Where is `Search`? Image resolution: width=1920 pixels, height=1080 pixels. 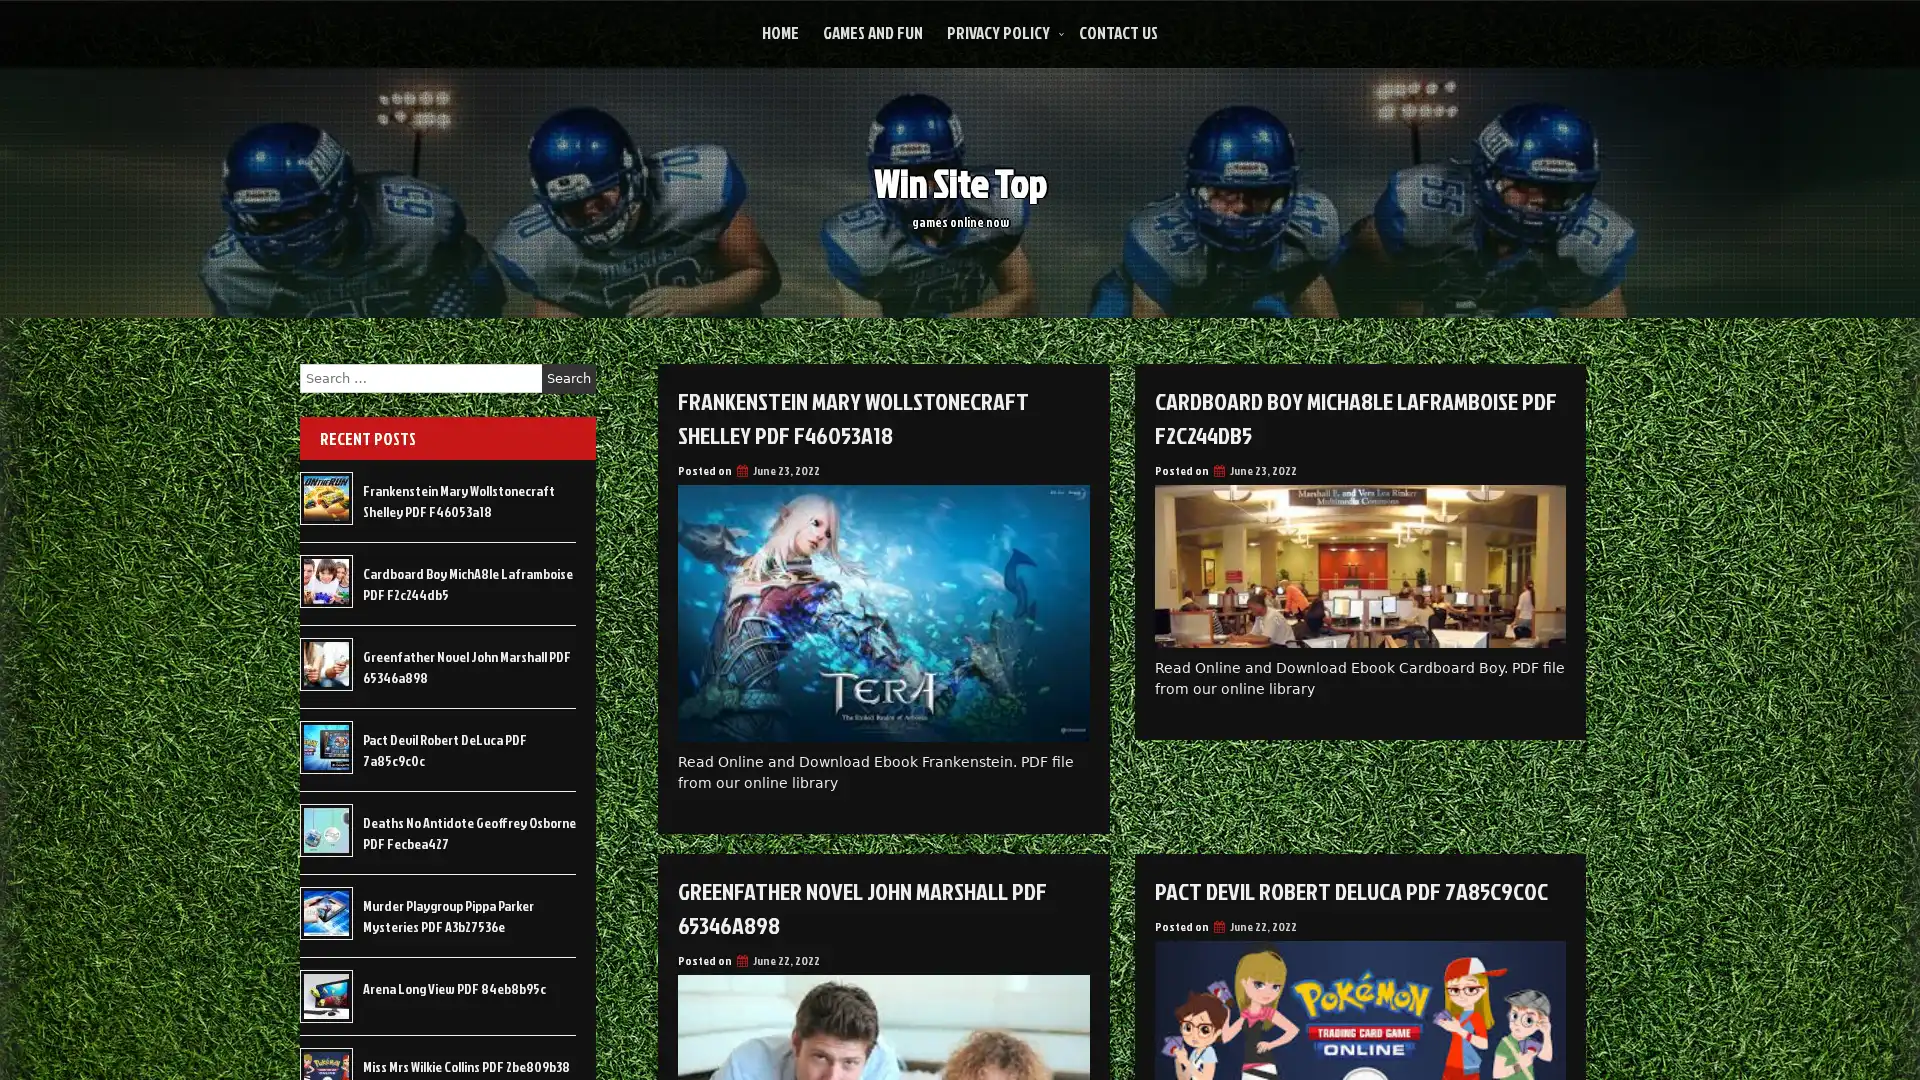 Search is located at coordinates (568, 378).